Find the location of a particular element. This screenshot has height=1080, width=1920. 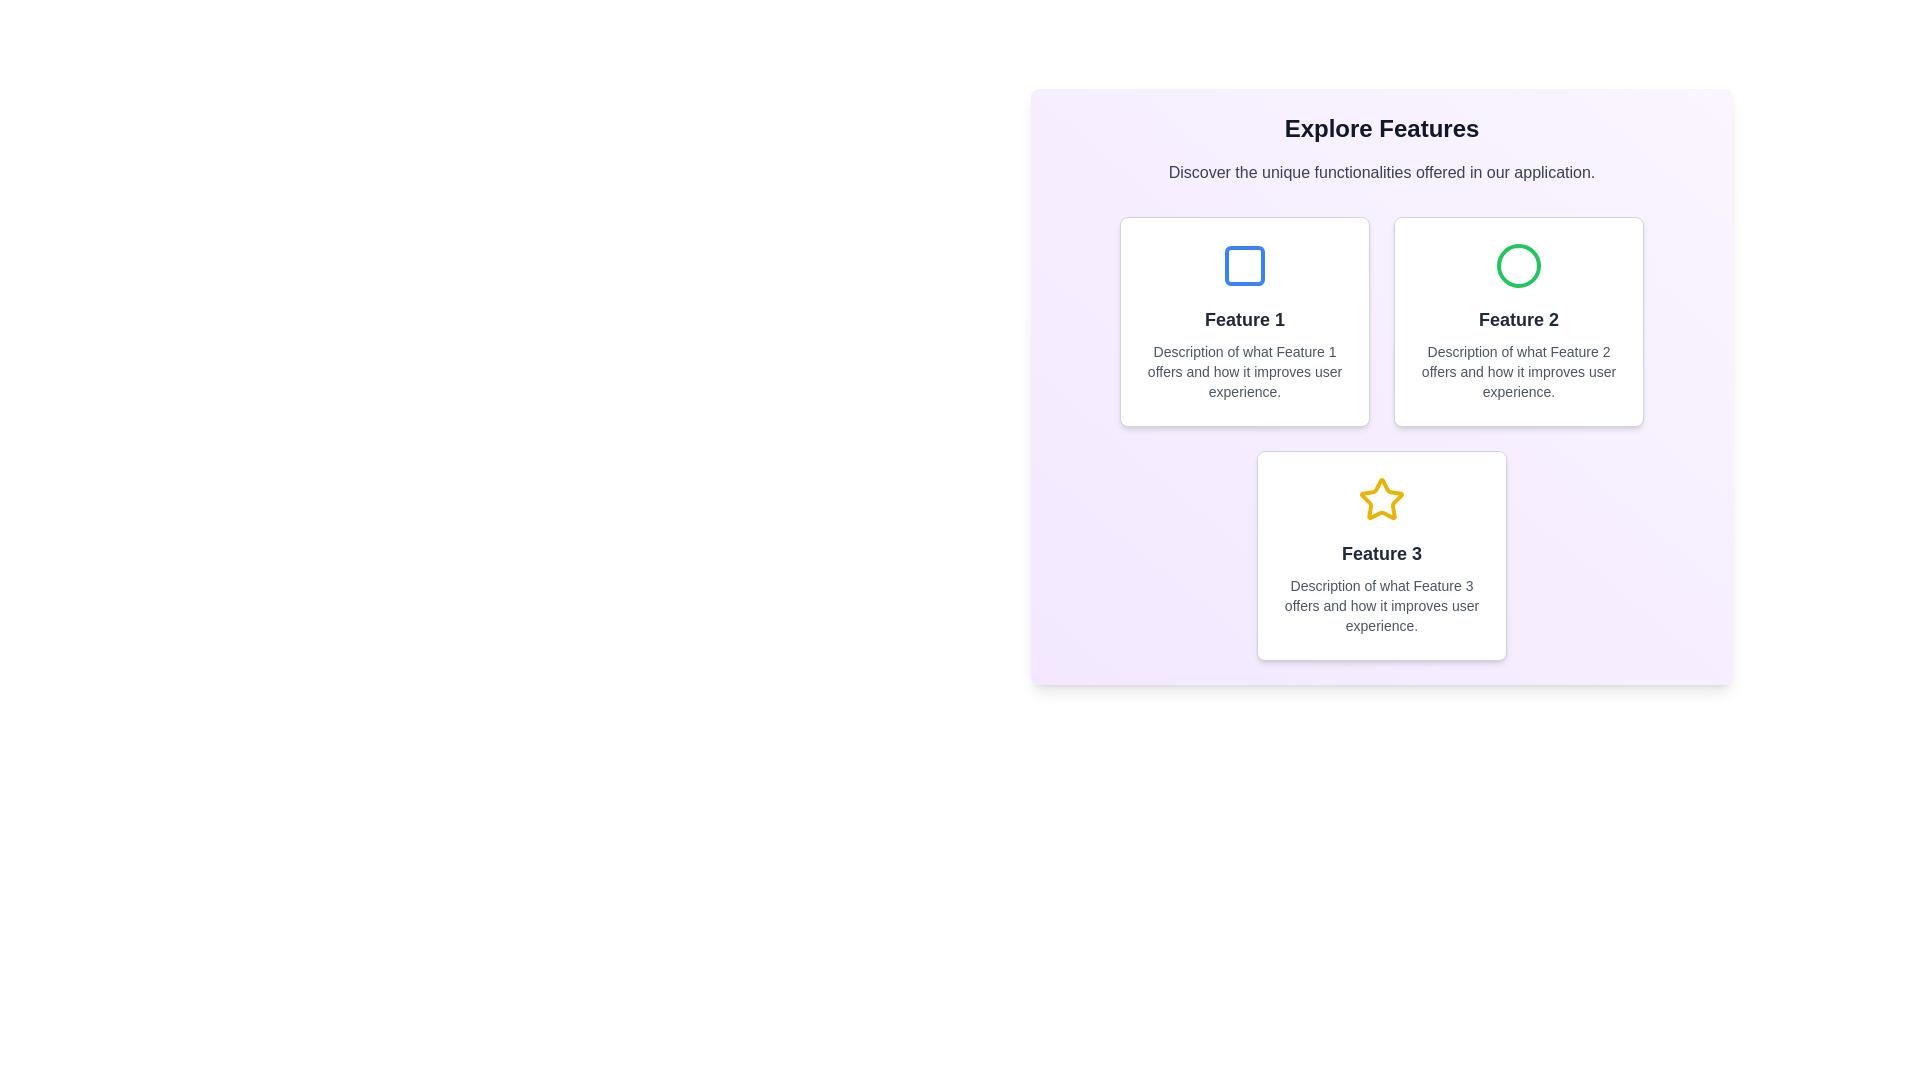

the prominent header displaying 'Explore Features' in a bold, large font, styled in dark gray or black is located at coordinates (1381, 128).